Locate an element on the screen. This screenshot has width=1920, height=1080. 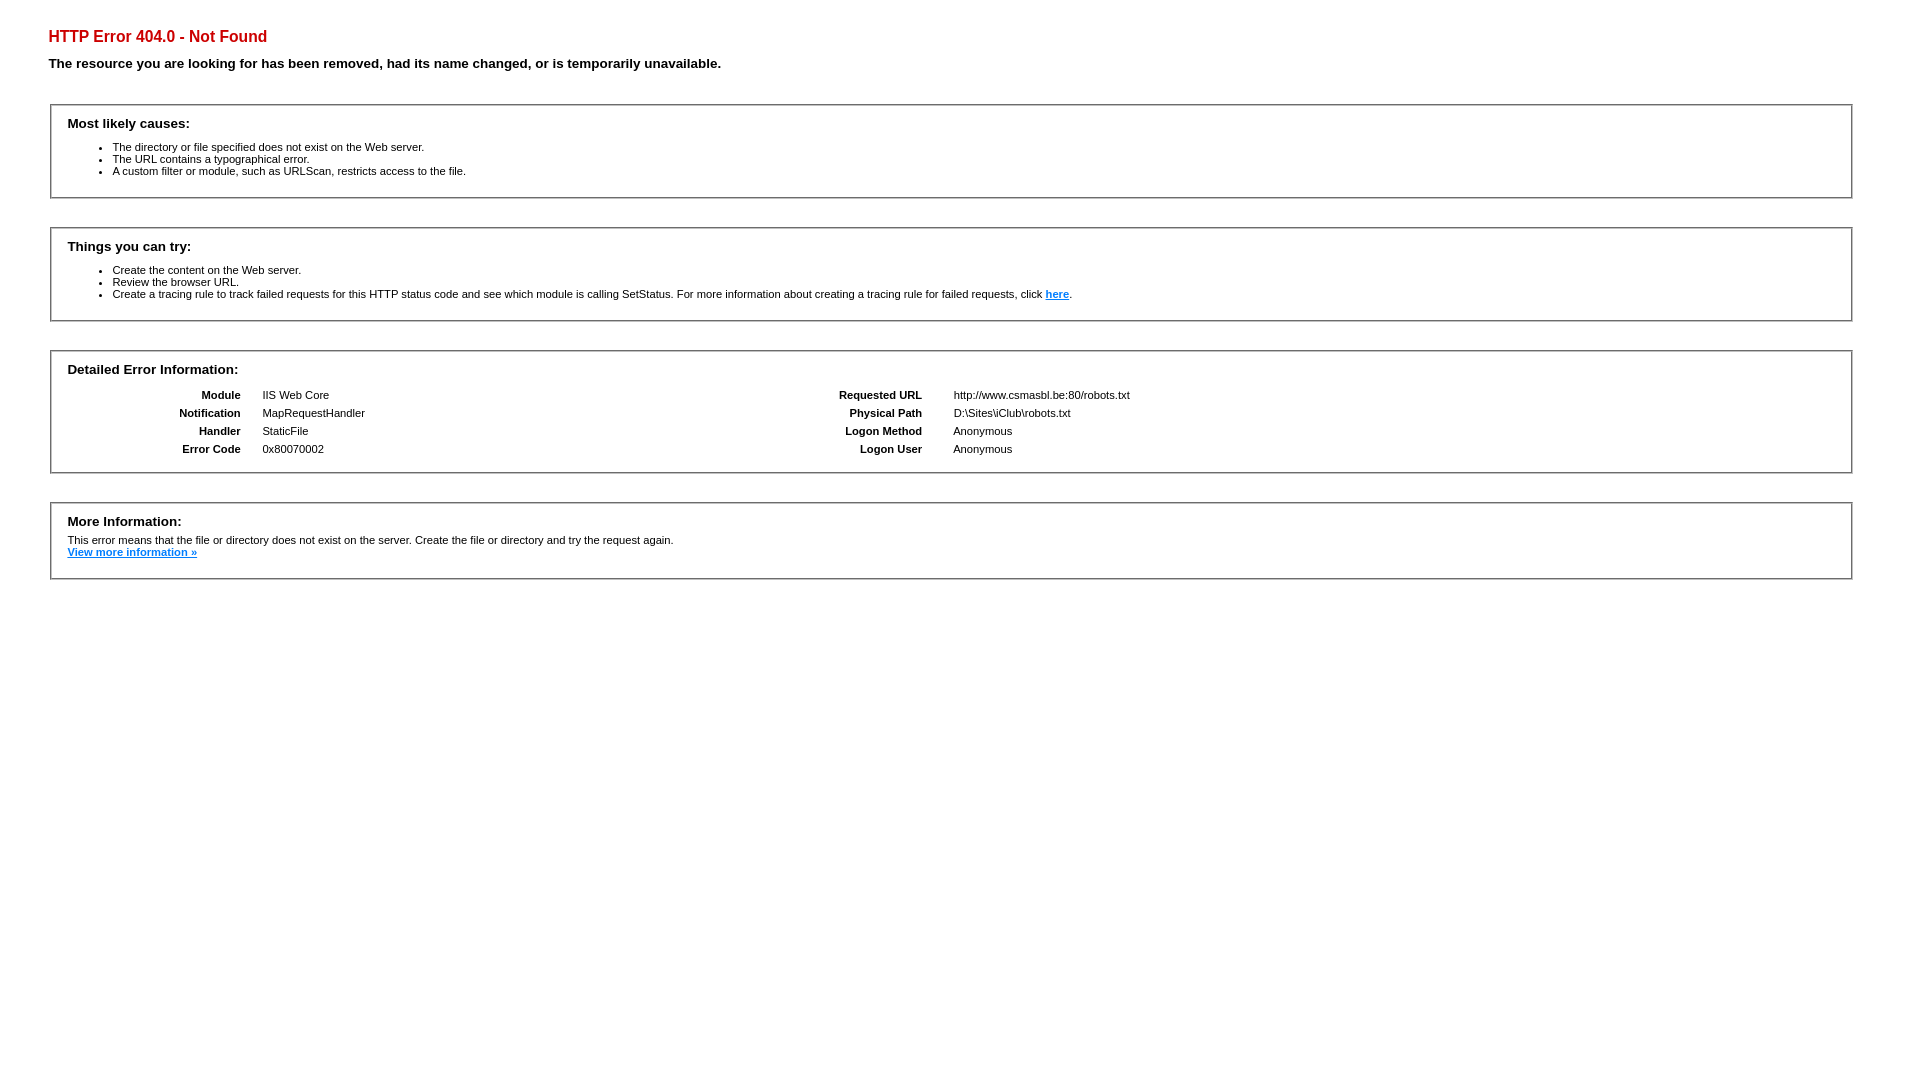
'here' is located at coordinates (1056, 293).